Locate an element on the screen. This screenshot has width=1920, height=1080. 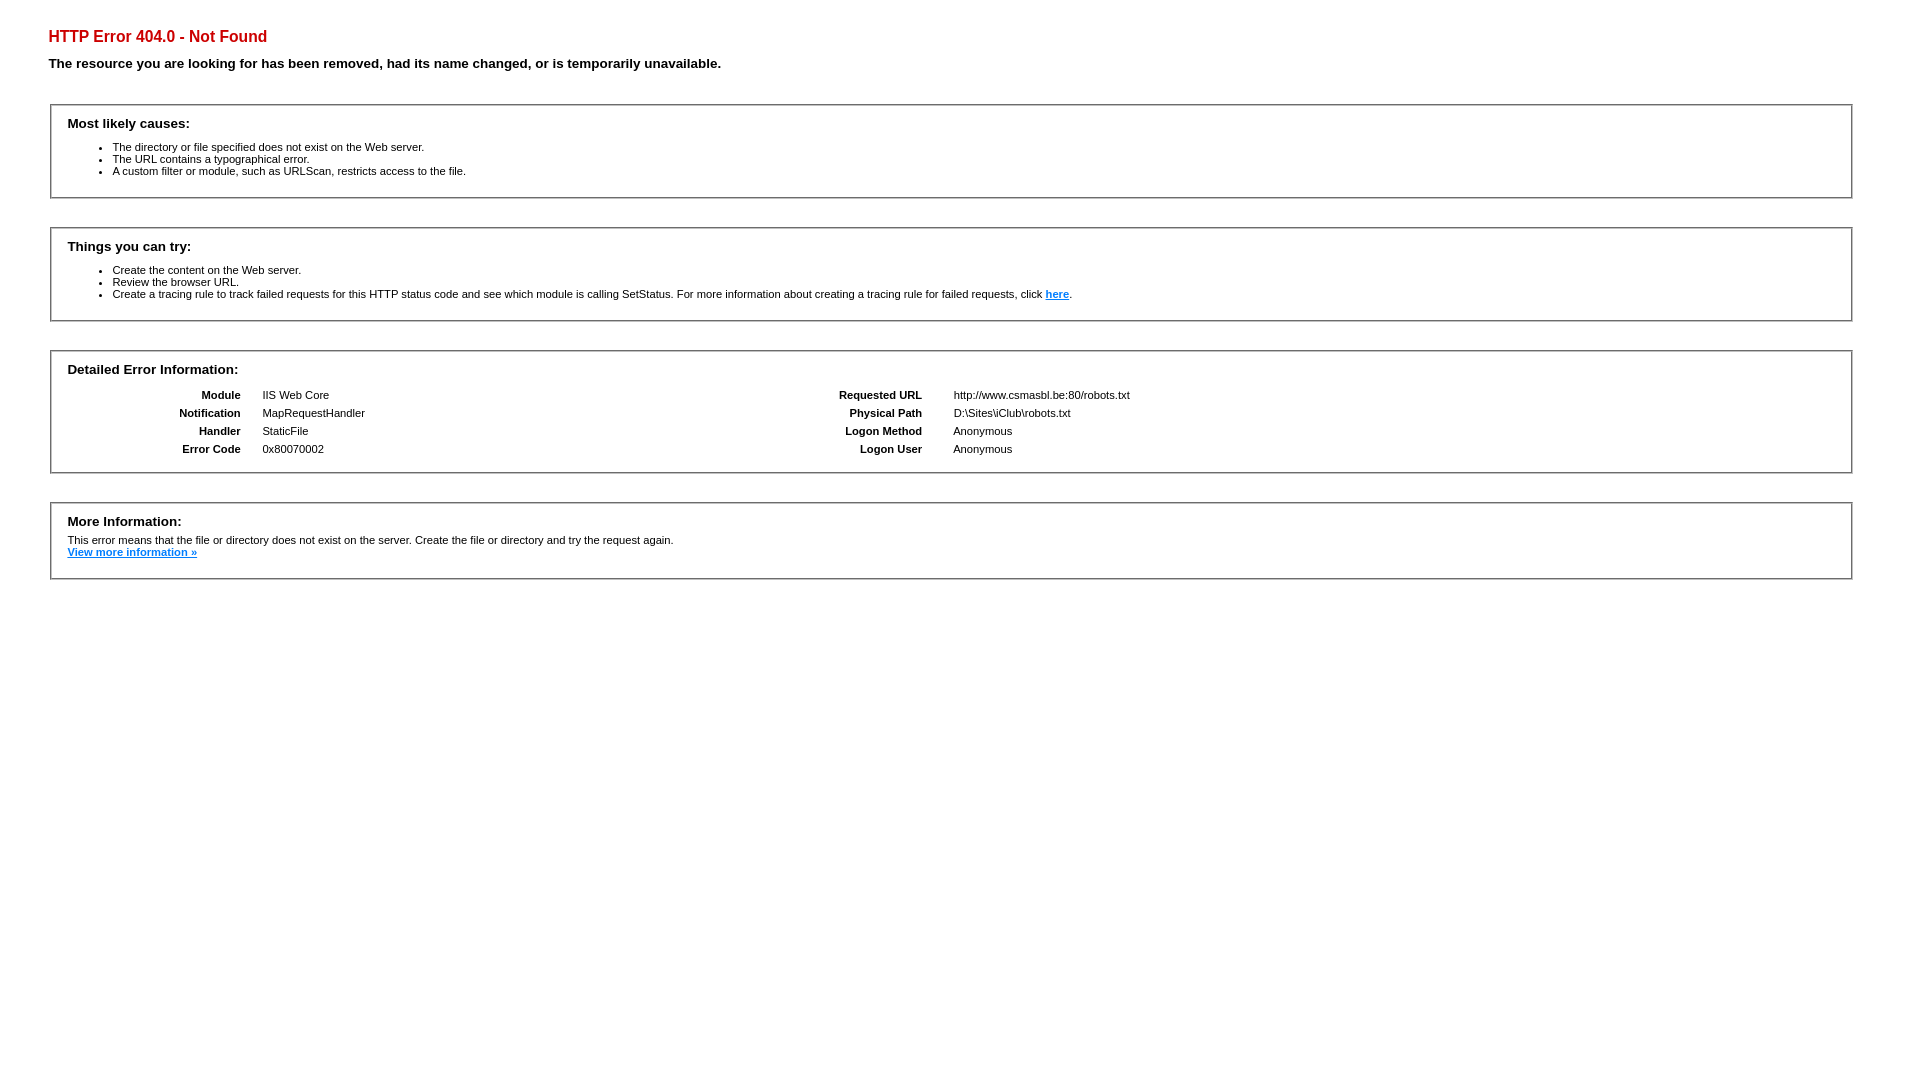
'here' is located at coordinates (1056, 293).